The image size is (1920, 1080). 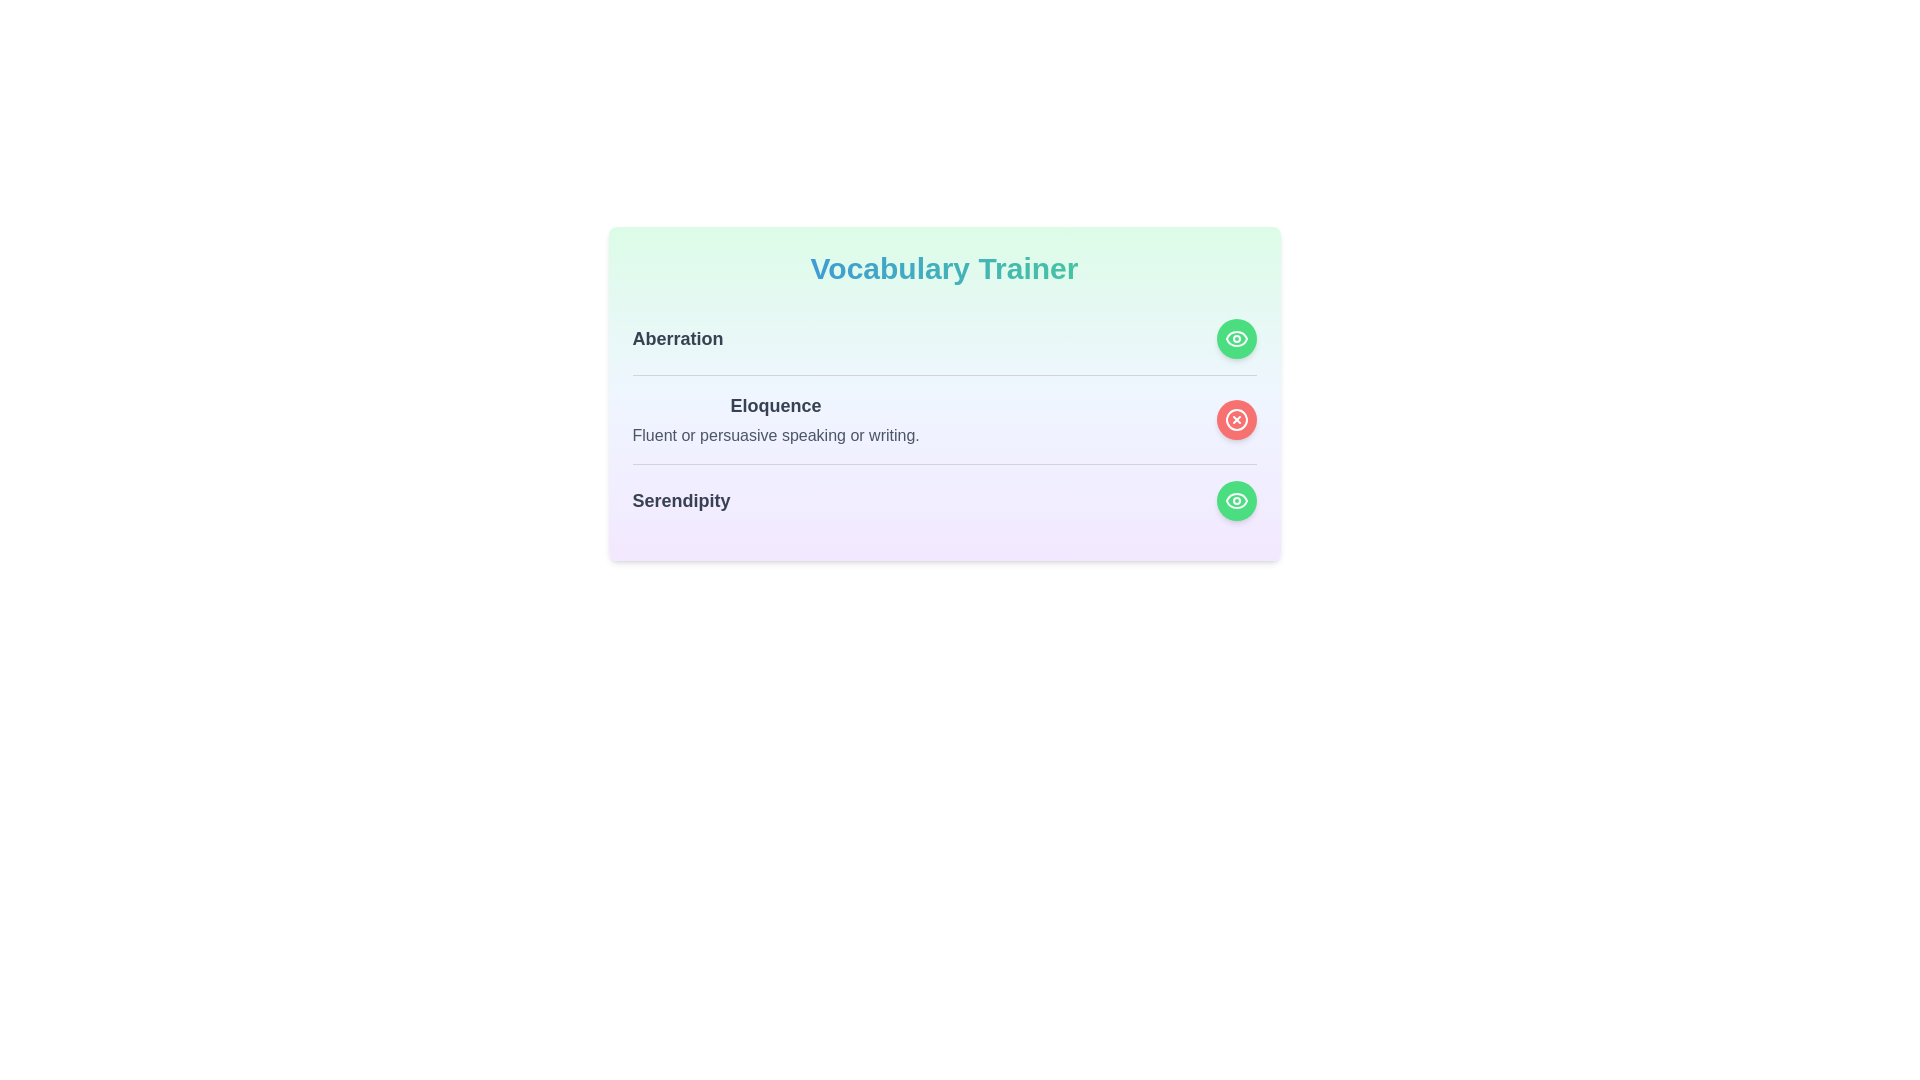 I want to click on the visibility toggle button for the word Eloquence, so click(x=1235, y=419).